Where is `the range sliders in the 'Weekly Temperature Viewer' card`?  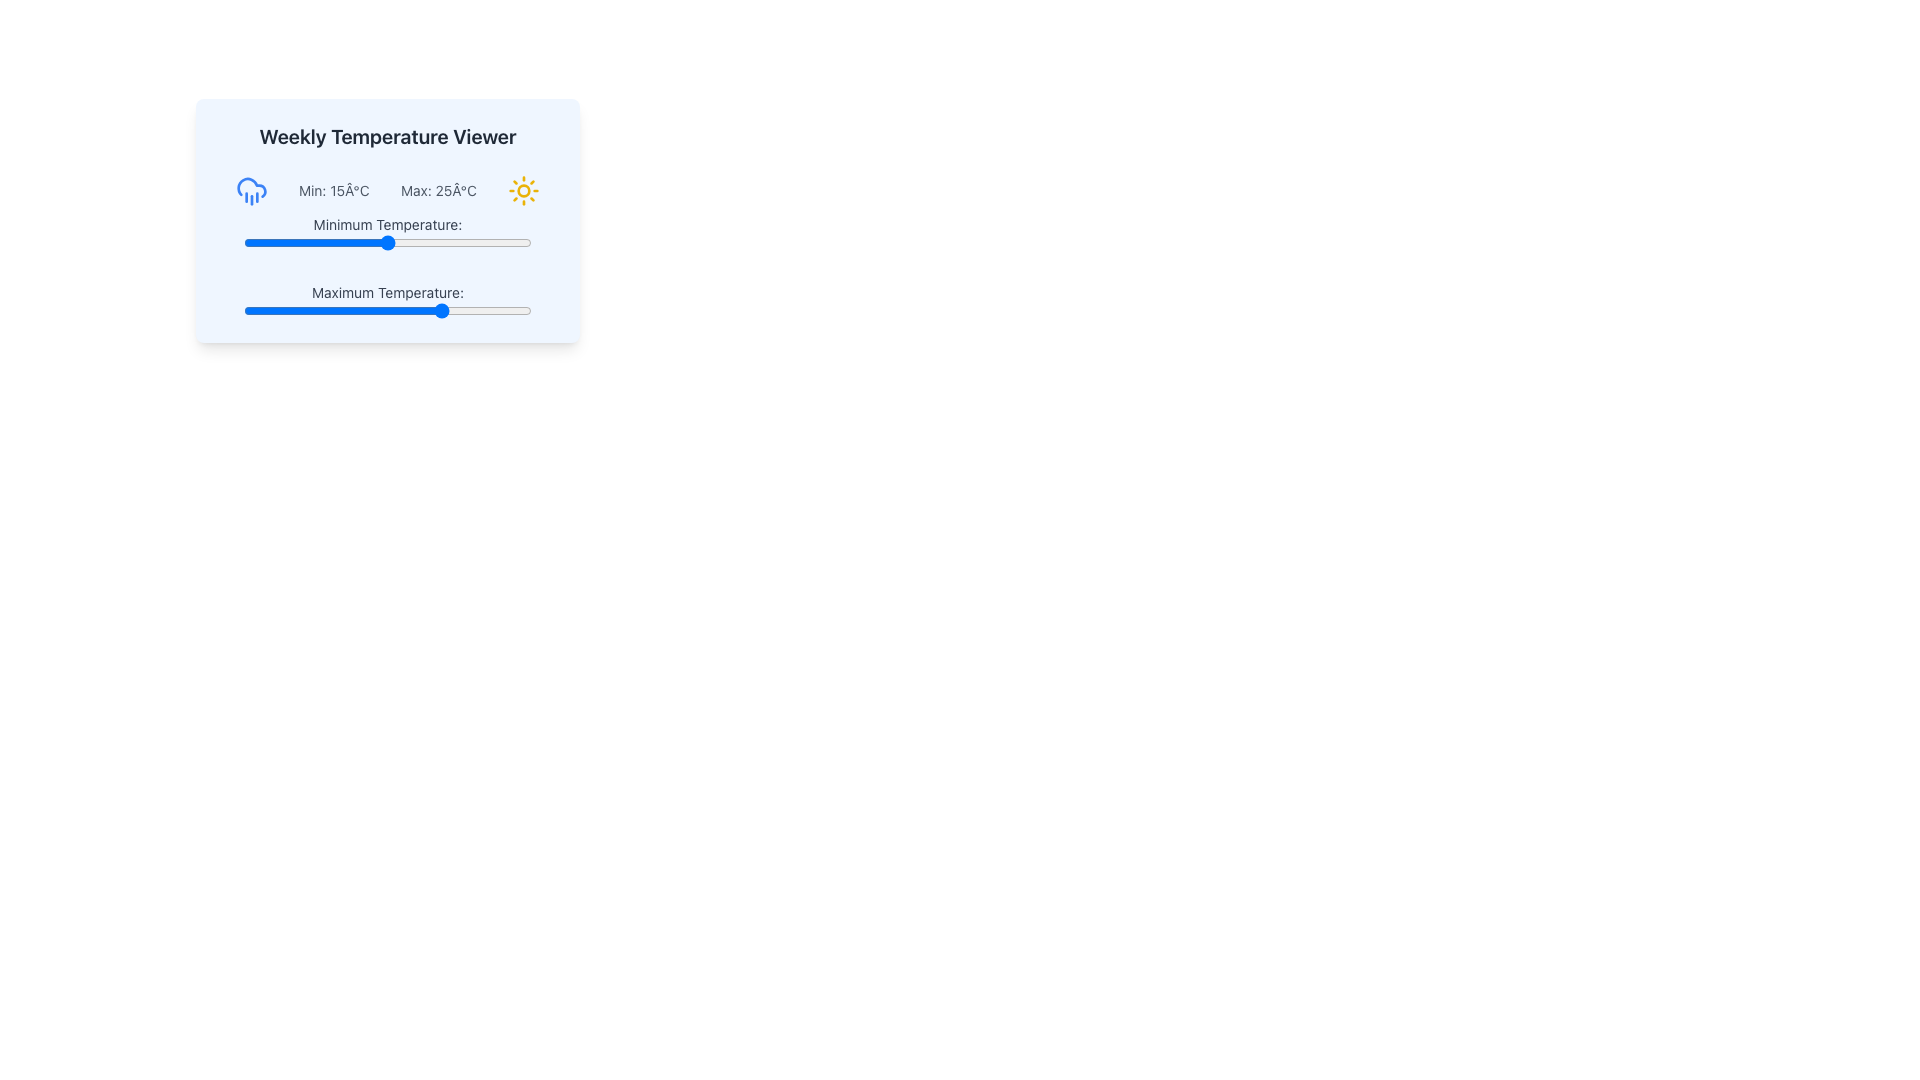 the range sliders in the 'Weekly Temperature Viewer' card is located at coordinates (388, 265).